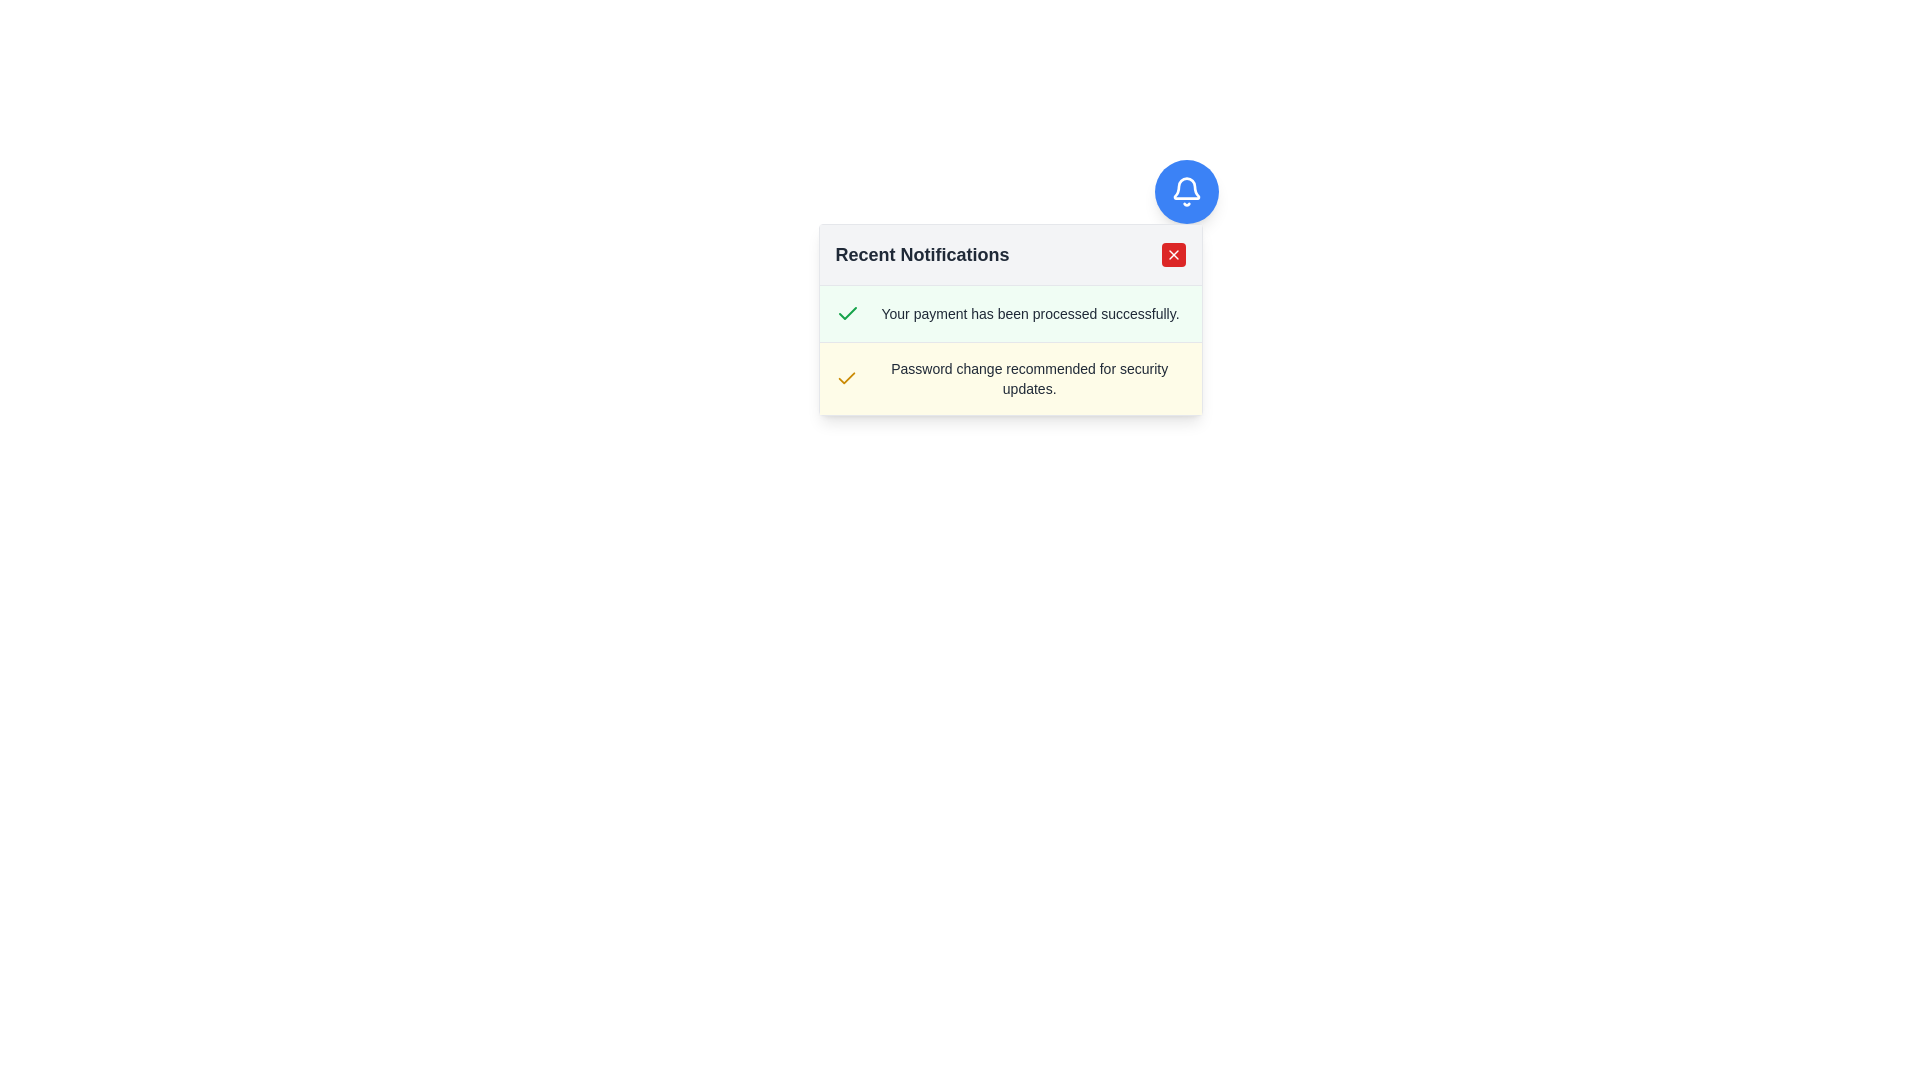 This screenshot has height=1080, width=1920. I want to click on the checkmark SVG icon positioned to the left of the text 'Password change recommended for security updates' within the notifications panel, so click(846, 378).